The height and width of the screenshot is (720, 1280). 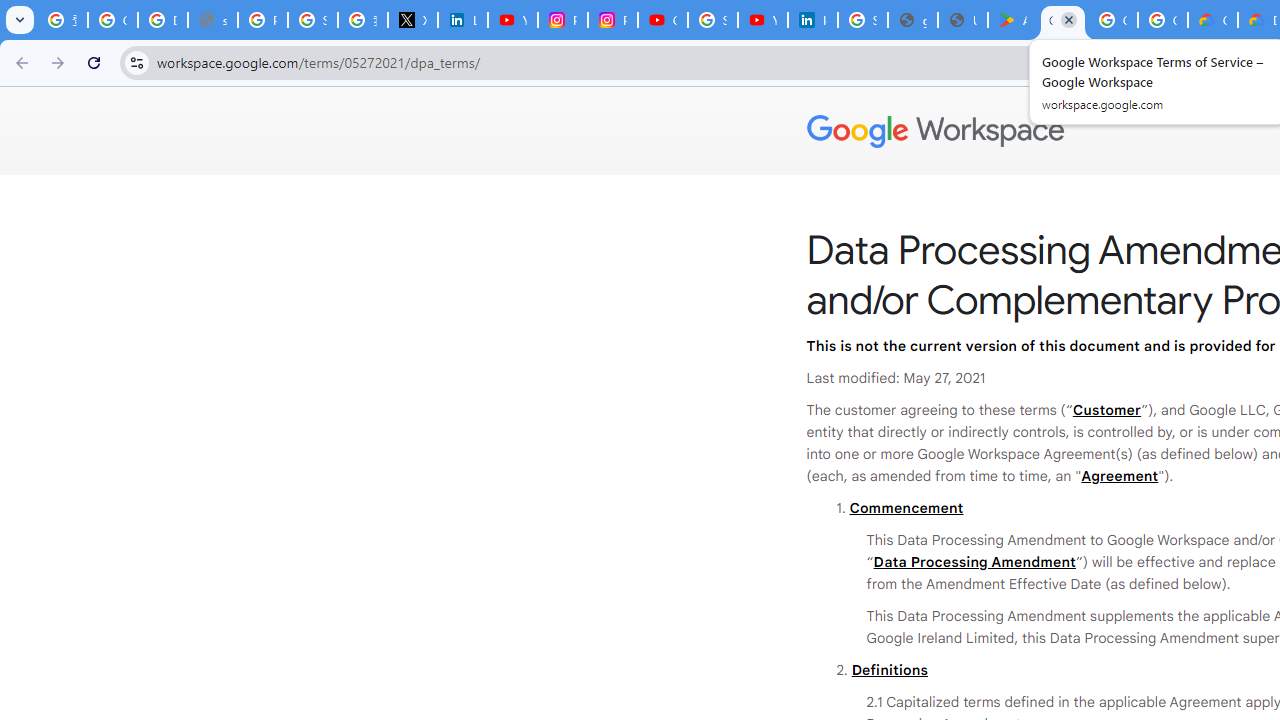 I want to click on 'LinkedIn Privacy Policy', so click(x=461, y=20).